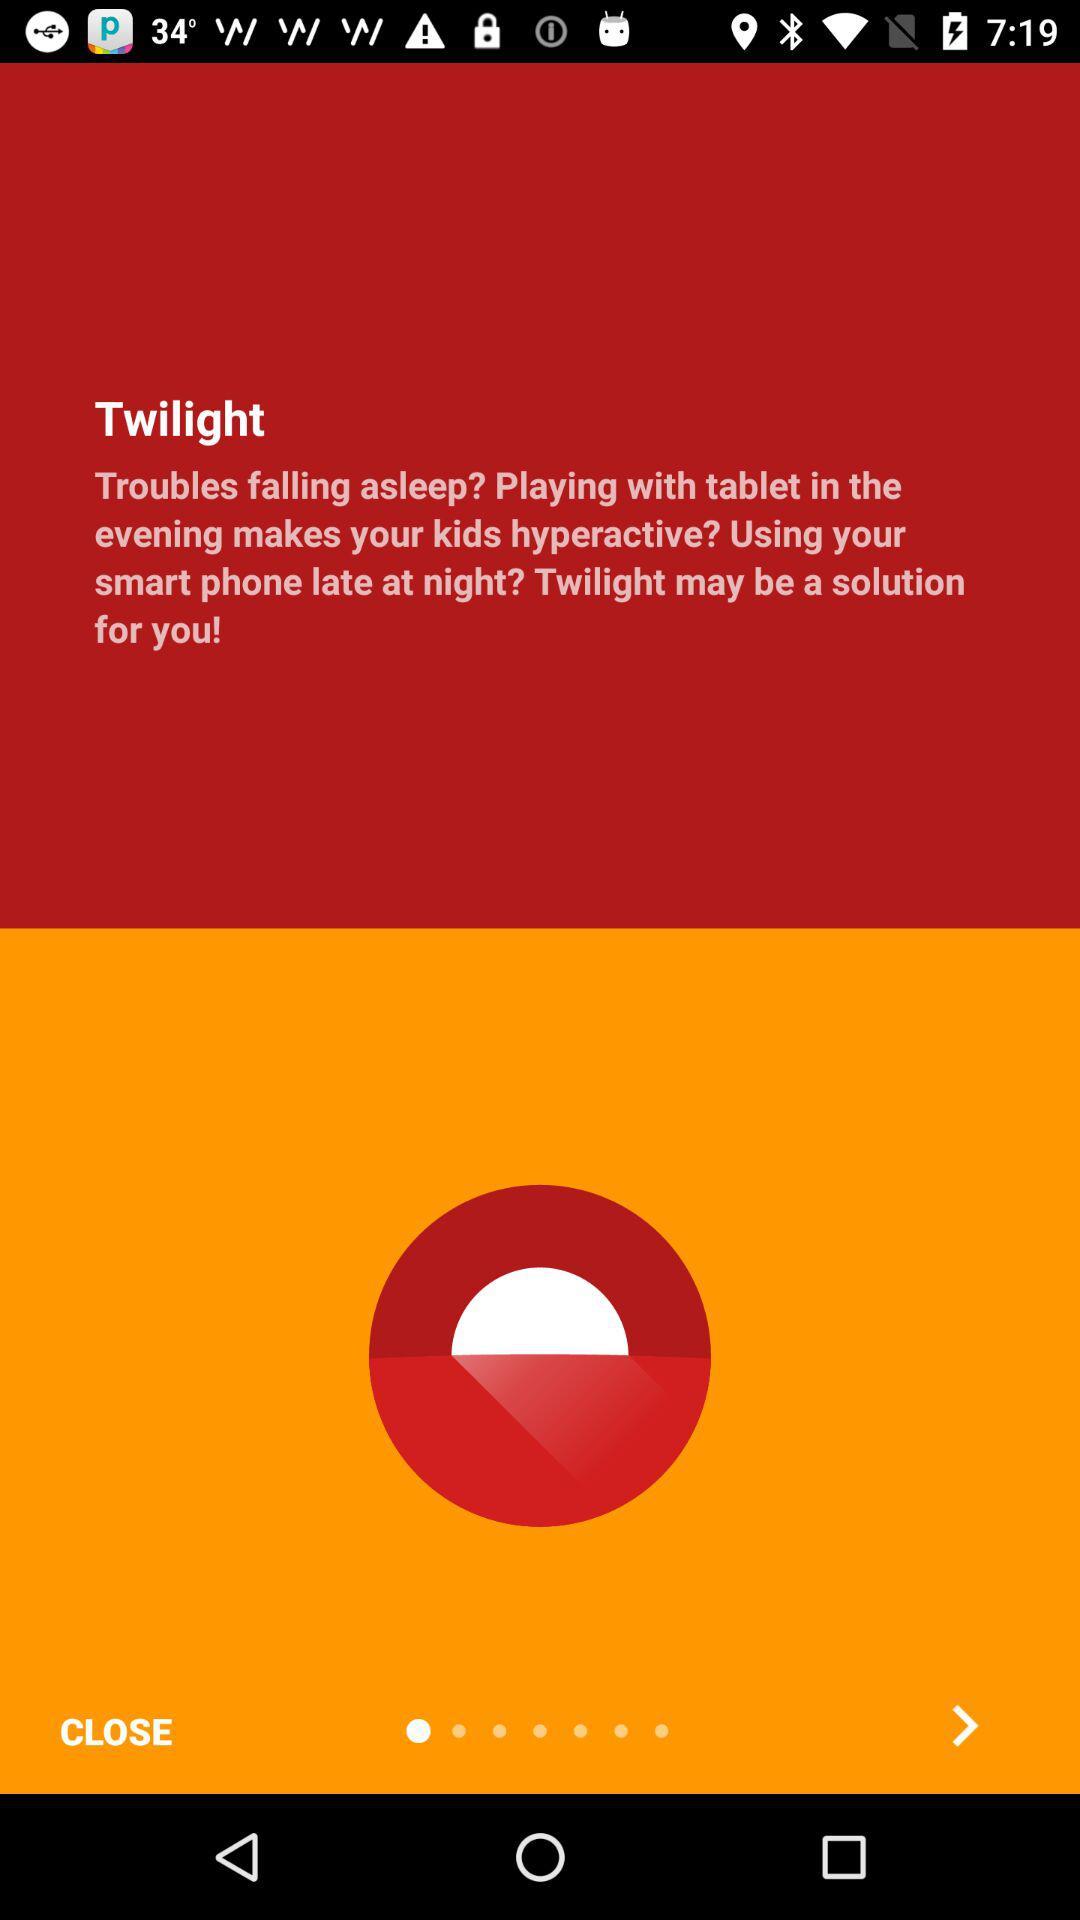 This screenshot has width=1080, height=1920. Describe the element at coordinates (963, 1724) in the screenshot. I see `the arrow_forward icon` at that location.